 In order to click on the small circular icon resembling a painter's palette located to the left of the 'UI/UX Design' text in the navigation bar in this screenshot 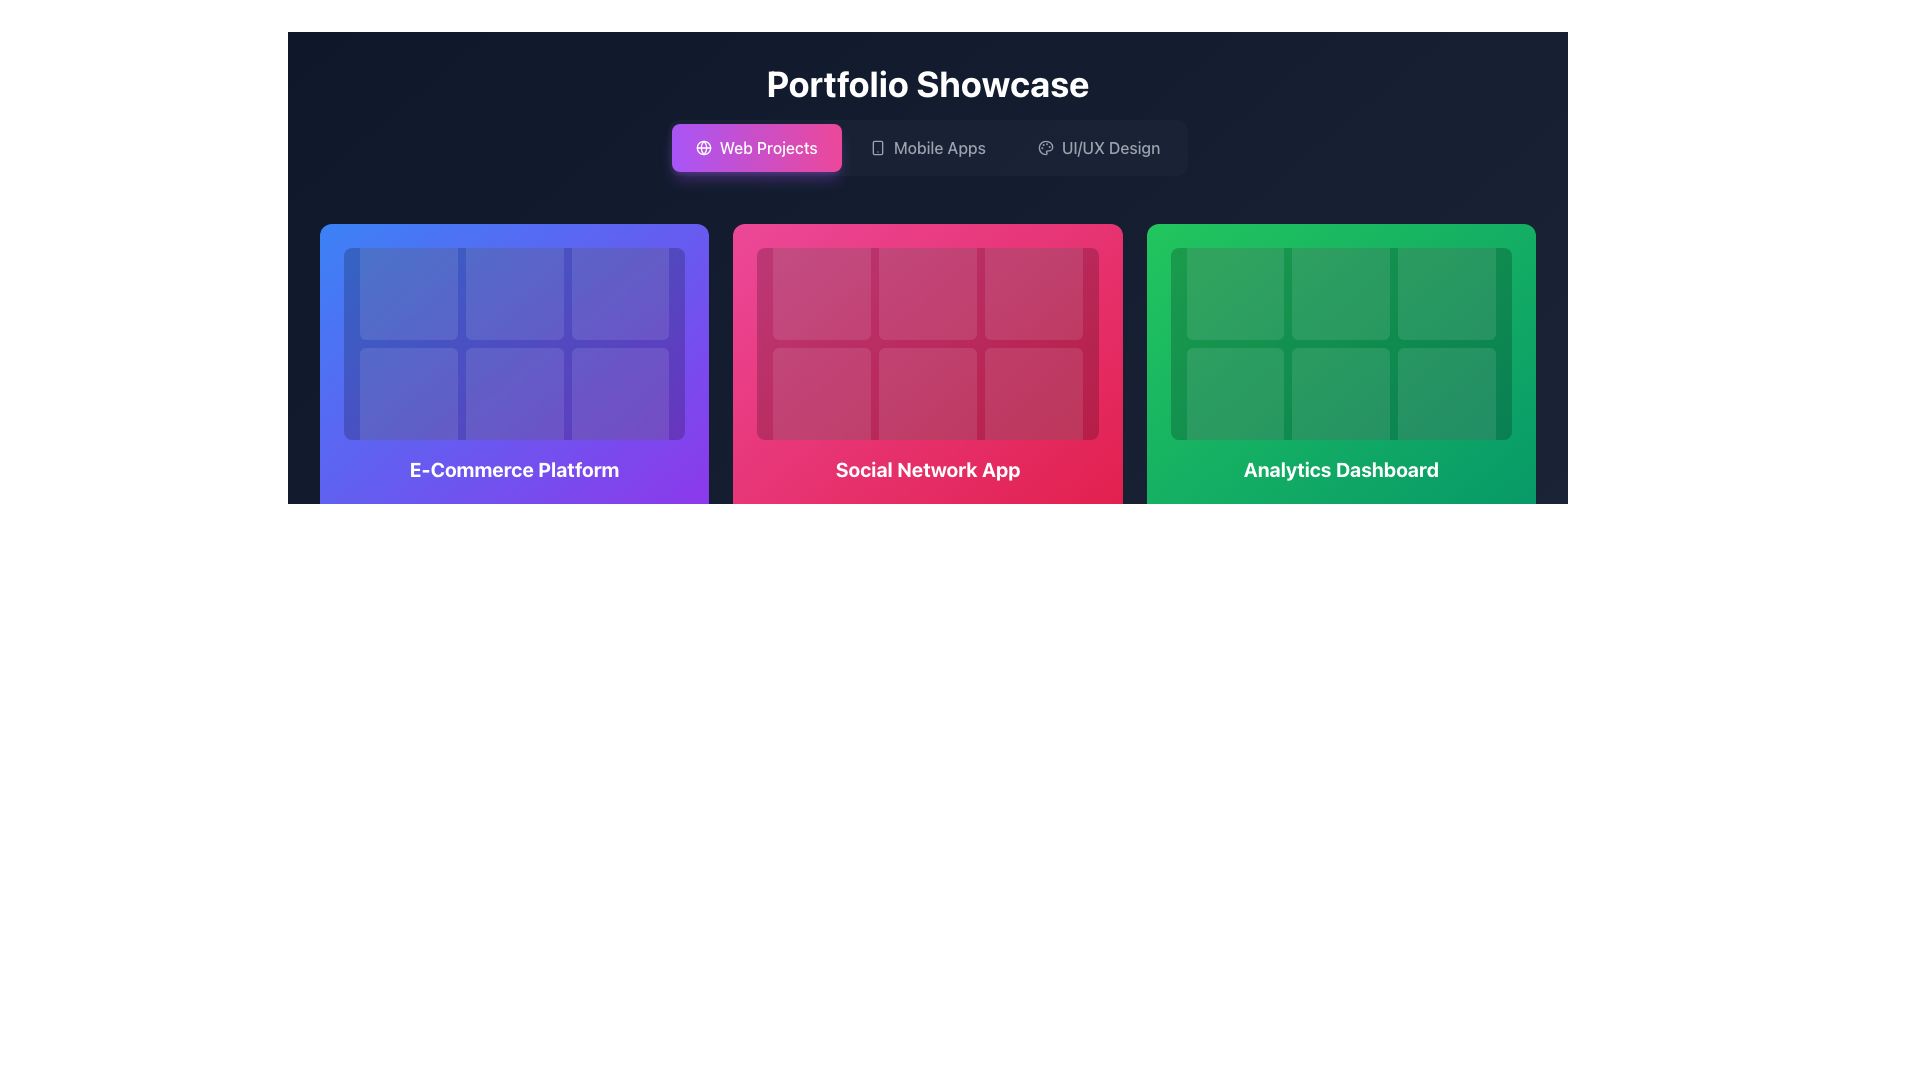, I will do `click(1044, 146)`.